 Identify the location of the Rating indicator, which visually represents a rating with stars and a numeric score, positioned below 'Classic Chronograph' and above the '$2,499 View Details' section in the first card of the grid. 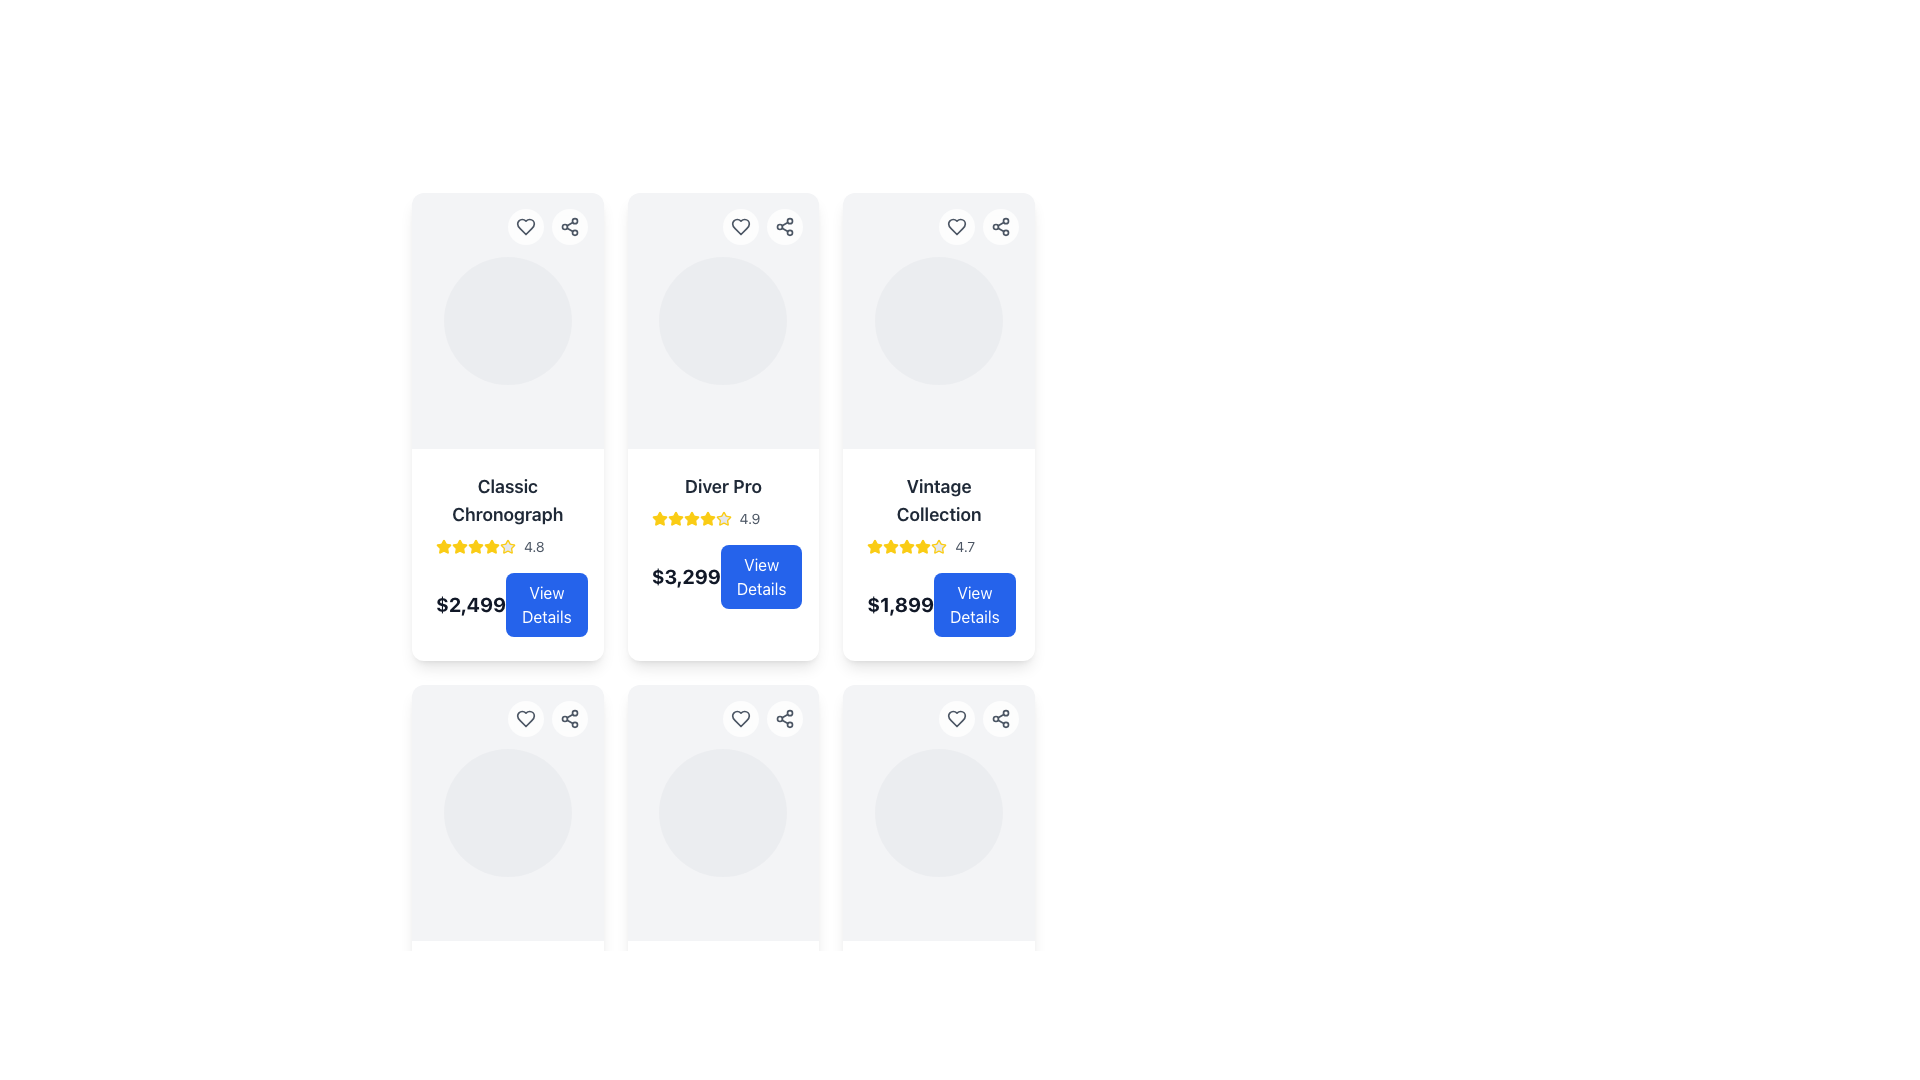
(507, 547).